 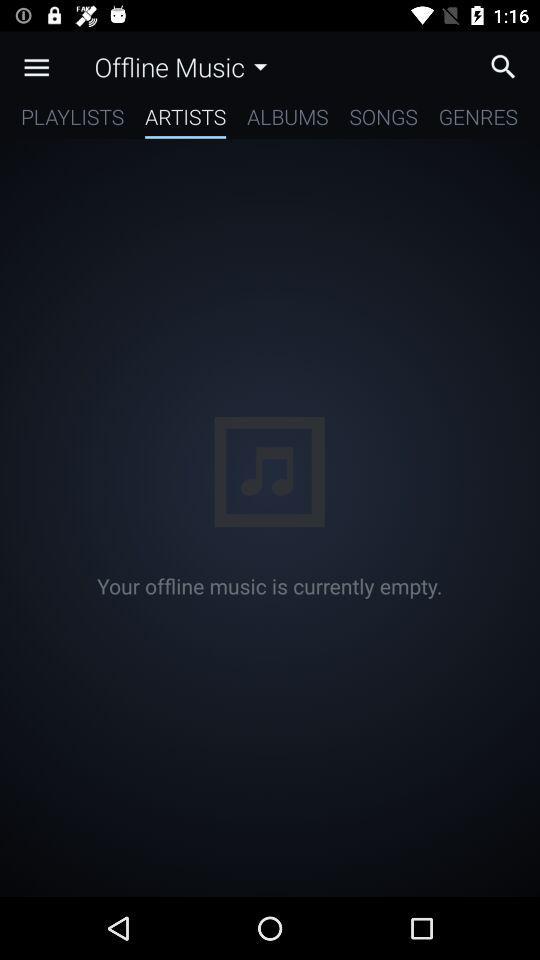 What do you see at coordinates (36, 67) in the screenshot?
I see `the app above playlists` at bounding box center [36, 67].